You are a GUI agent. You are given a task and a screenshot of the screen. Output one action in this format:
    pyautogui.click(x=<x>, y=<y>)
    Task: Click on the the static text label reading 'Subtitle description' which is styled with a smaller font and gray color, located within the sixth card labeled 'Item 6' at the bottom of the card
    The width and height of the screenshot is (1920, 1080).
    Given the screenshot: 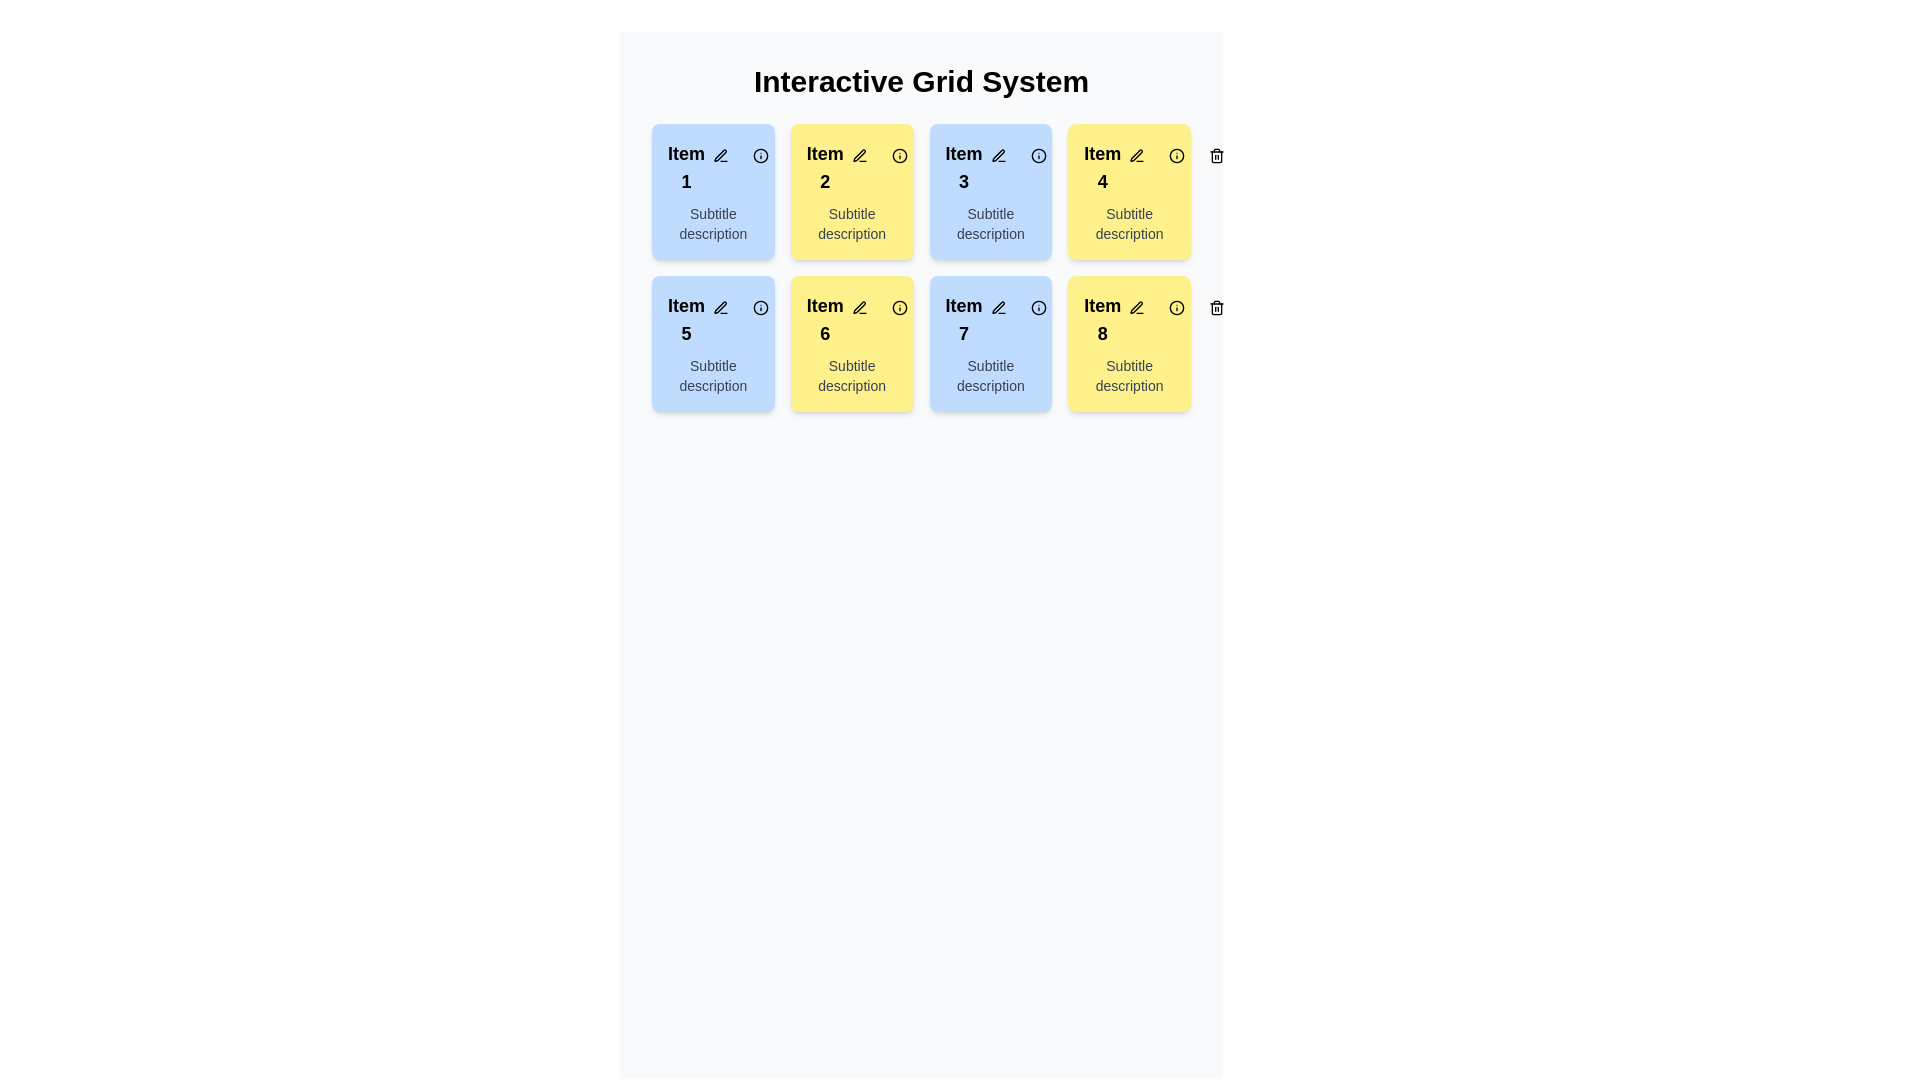 What is the action you would take?
    pyautogui.click(x=852, y=375)
    